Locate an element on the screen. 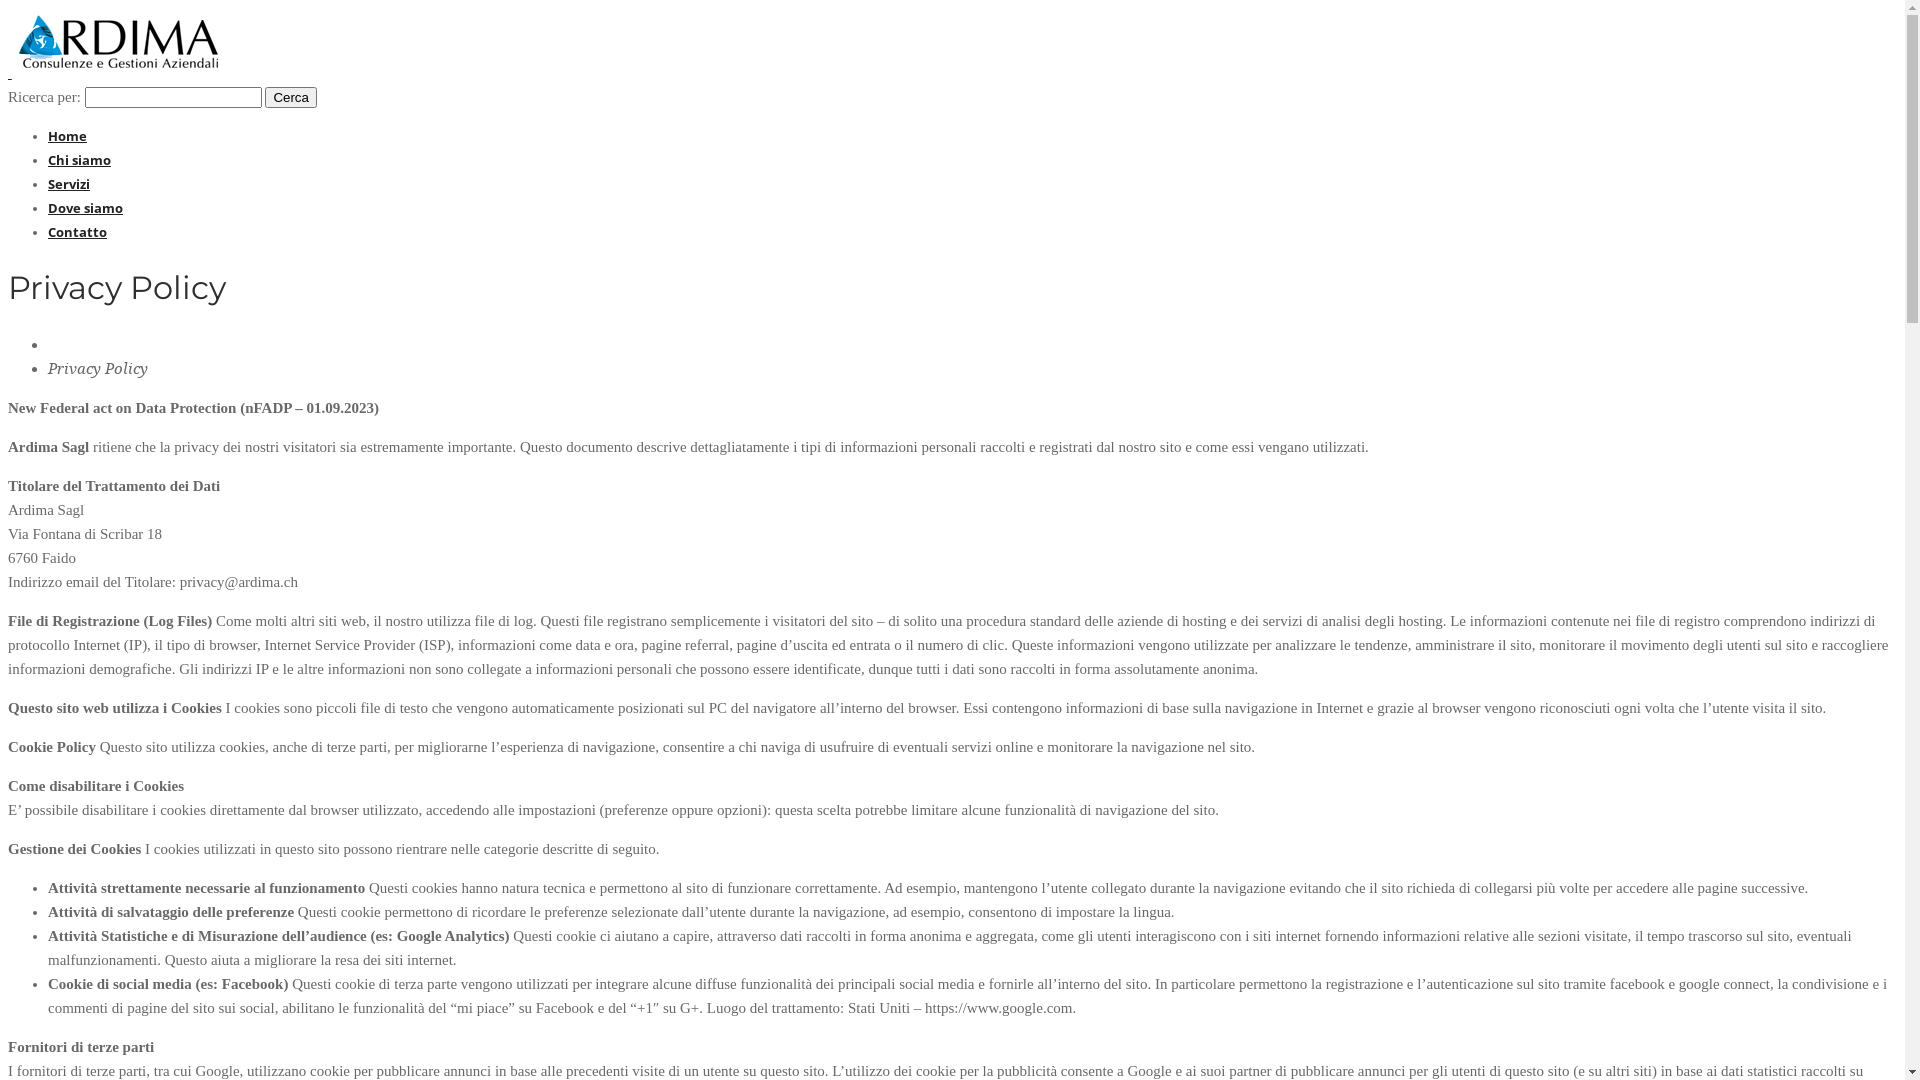  'Servizi' is located at coordinates (48, 184).